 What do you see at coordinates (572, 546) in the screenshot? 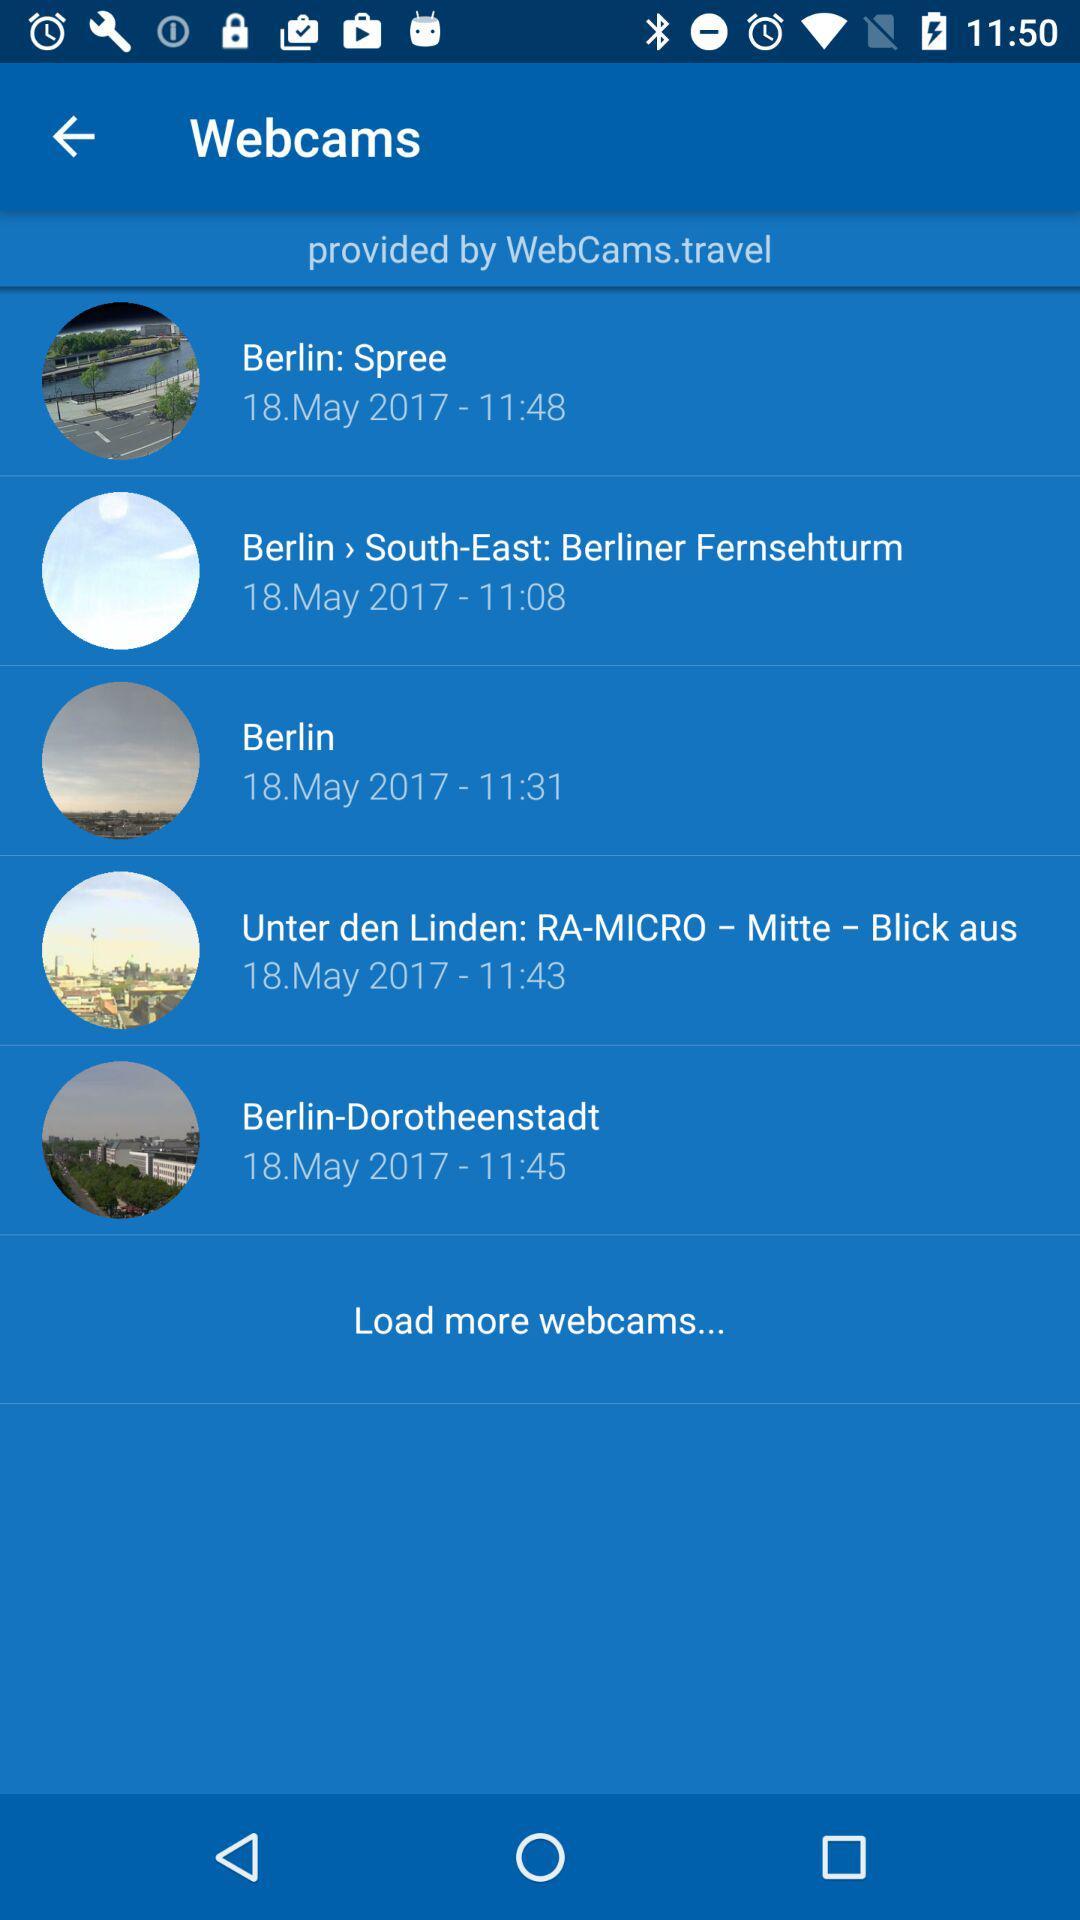
I see `the icon above 18 may 2017 item` at bounding box center [572, 546].